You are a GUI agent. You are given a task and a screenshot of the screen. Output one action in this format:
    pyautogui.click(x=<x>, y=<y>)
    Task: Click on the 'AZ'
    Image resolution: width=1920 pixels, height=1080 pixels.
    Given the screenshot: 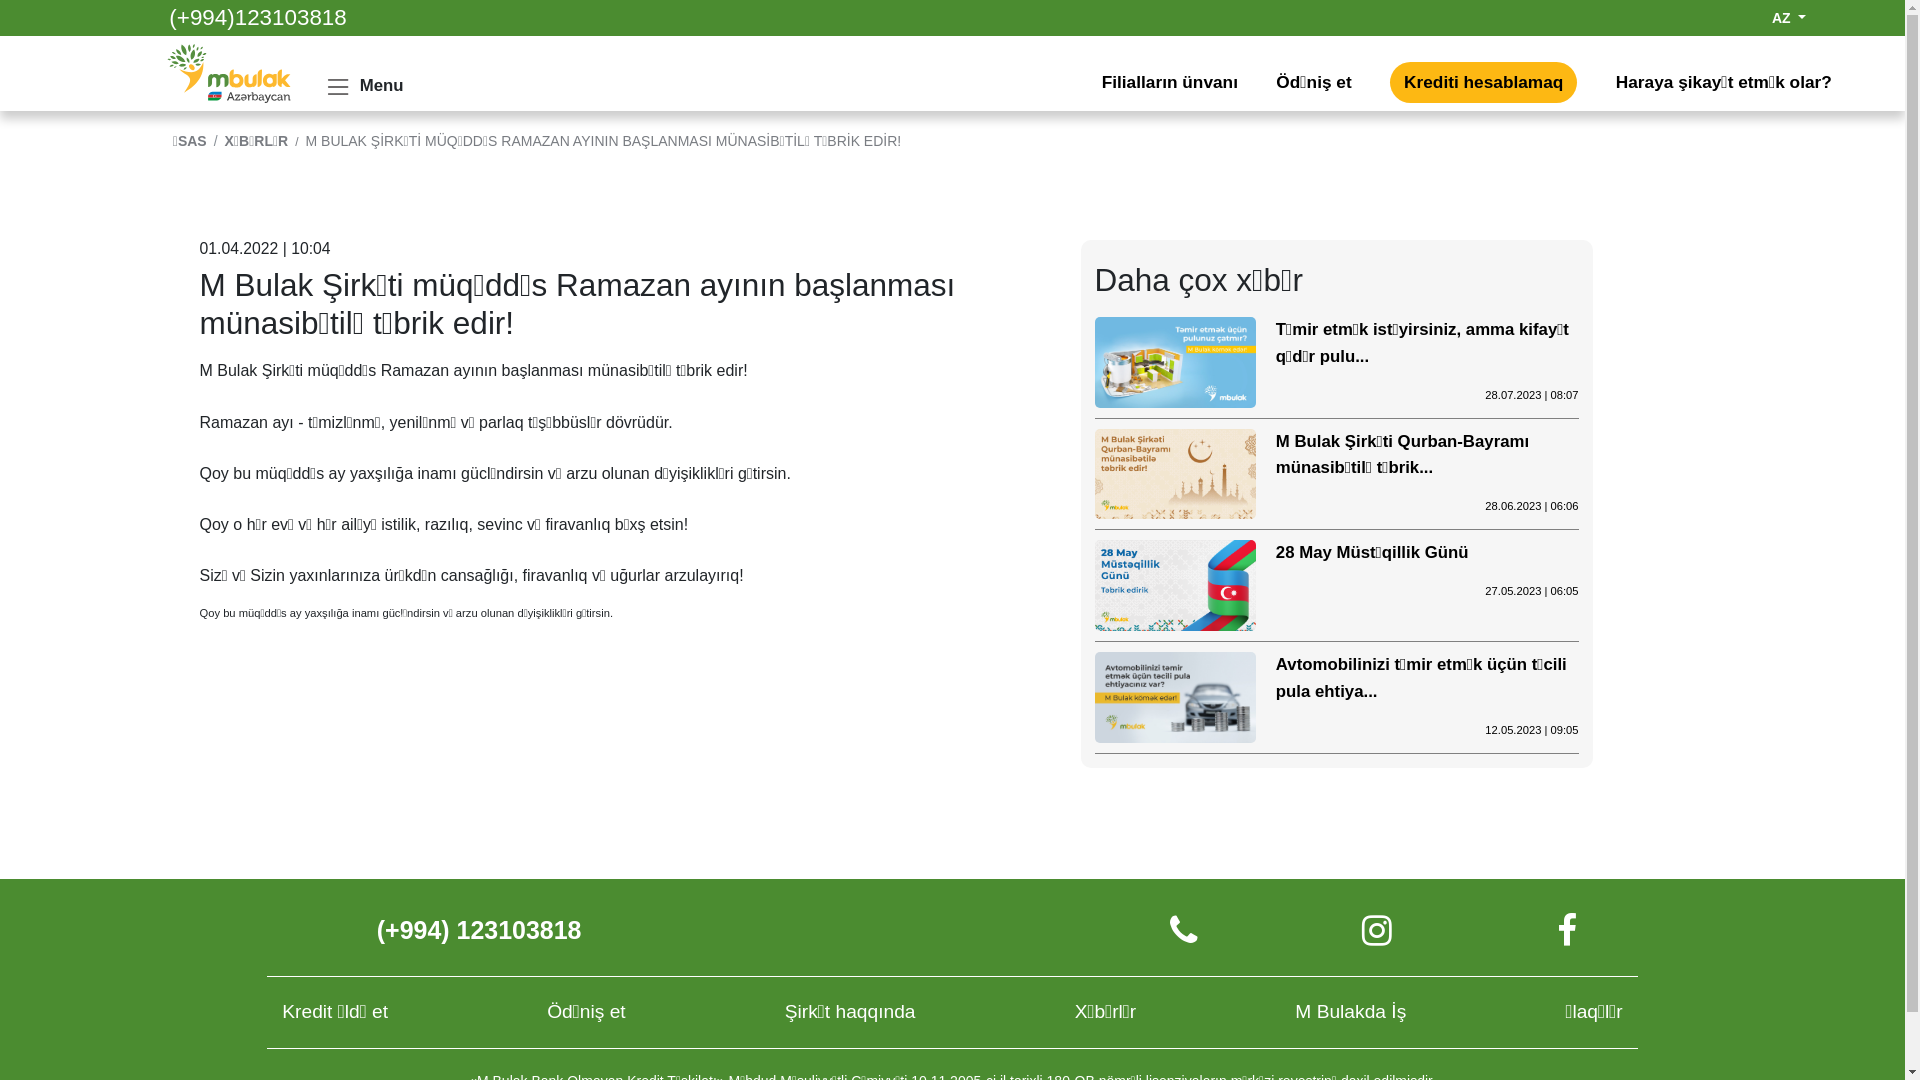 What is the action you would take?
    pyautogui.click(x=1789, y=18)
    